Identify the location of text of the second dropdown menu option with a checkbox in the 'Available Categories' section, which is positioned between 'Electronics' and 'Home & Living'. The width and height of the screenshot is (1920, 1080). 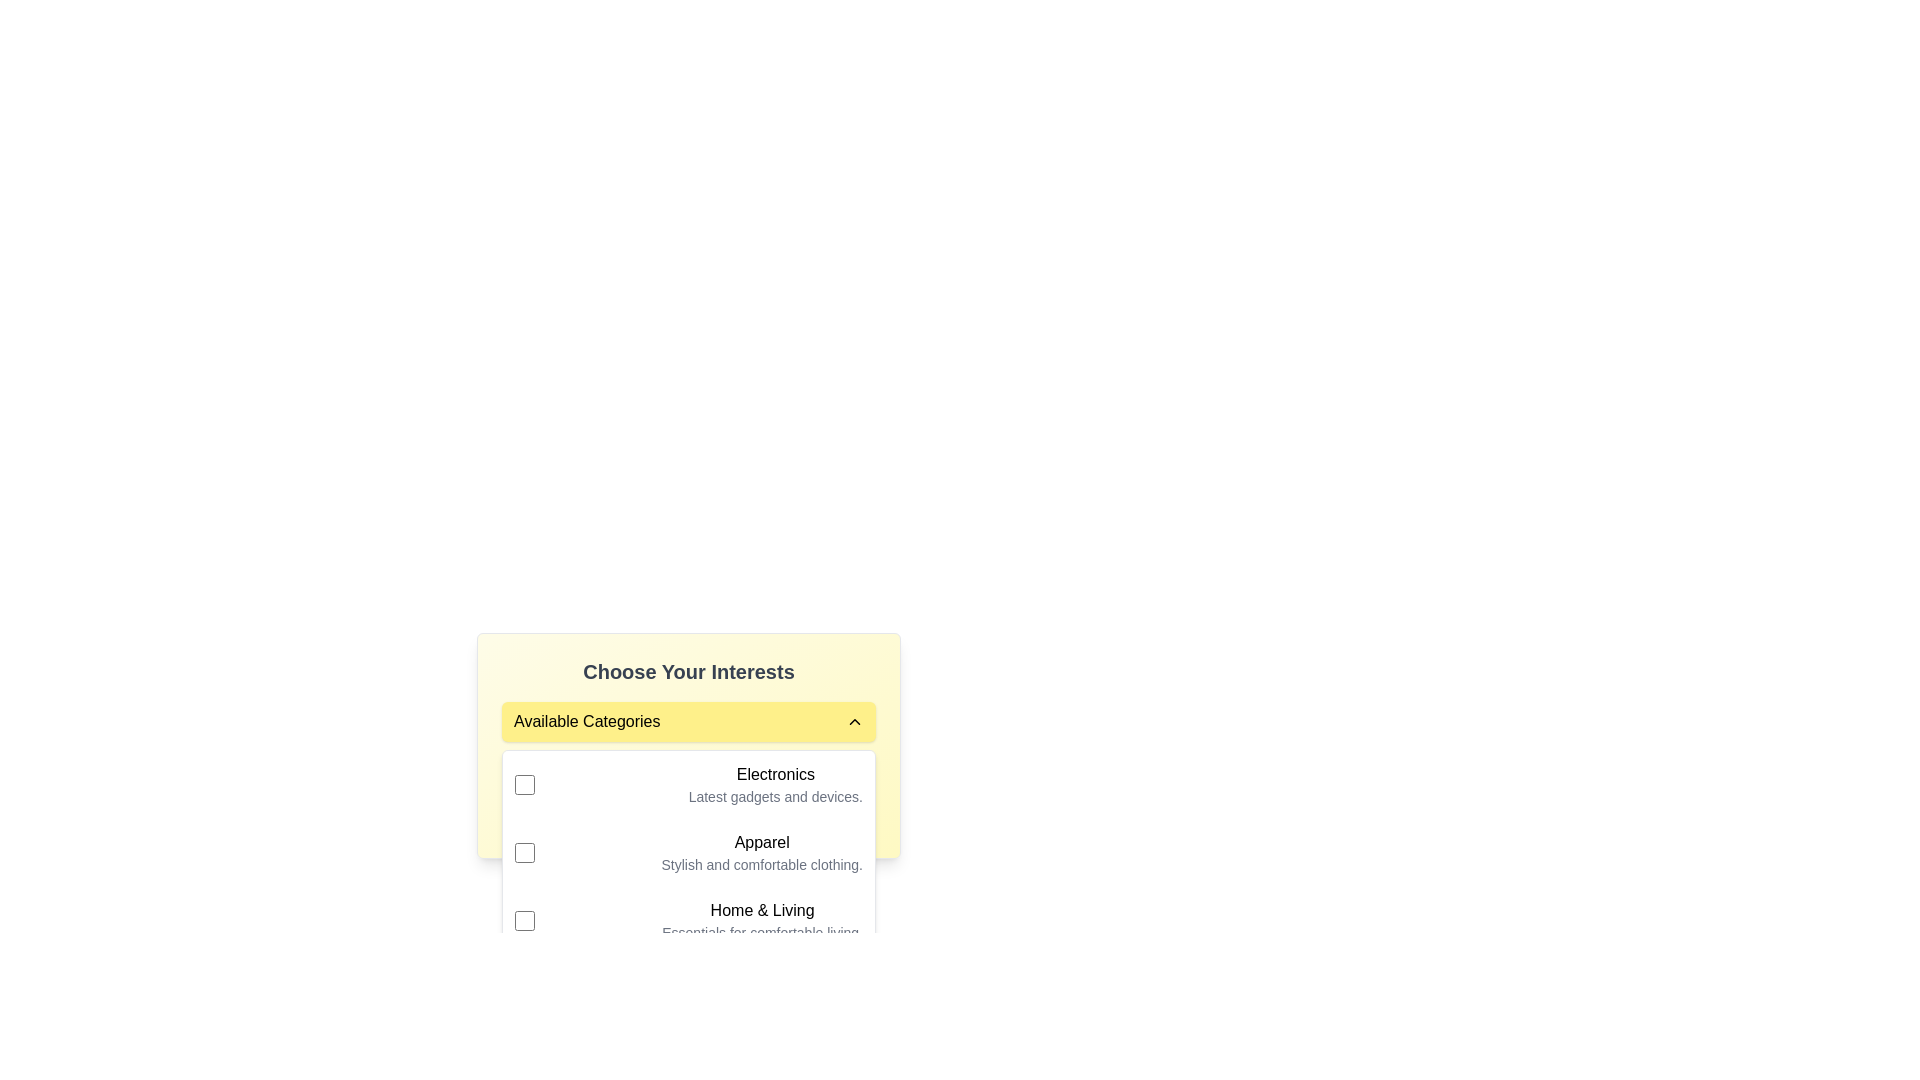
(689, 869).